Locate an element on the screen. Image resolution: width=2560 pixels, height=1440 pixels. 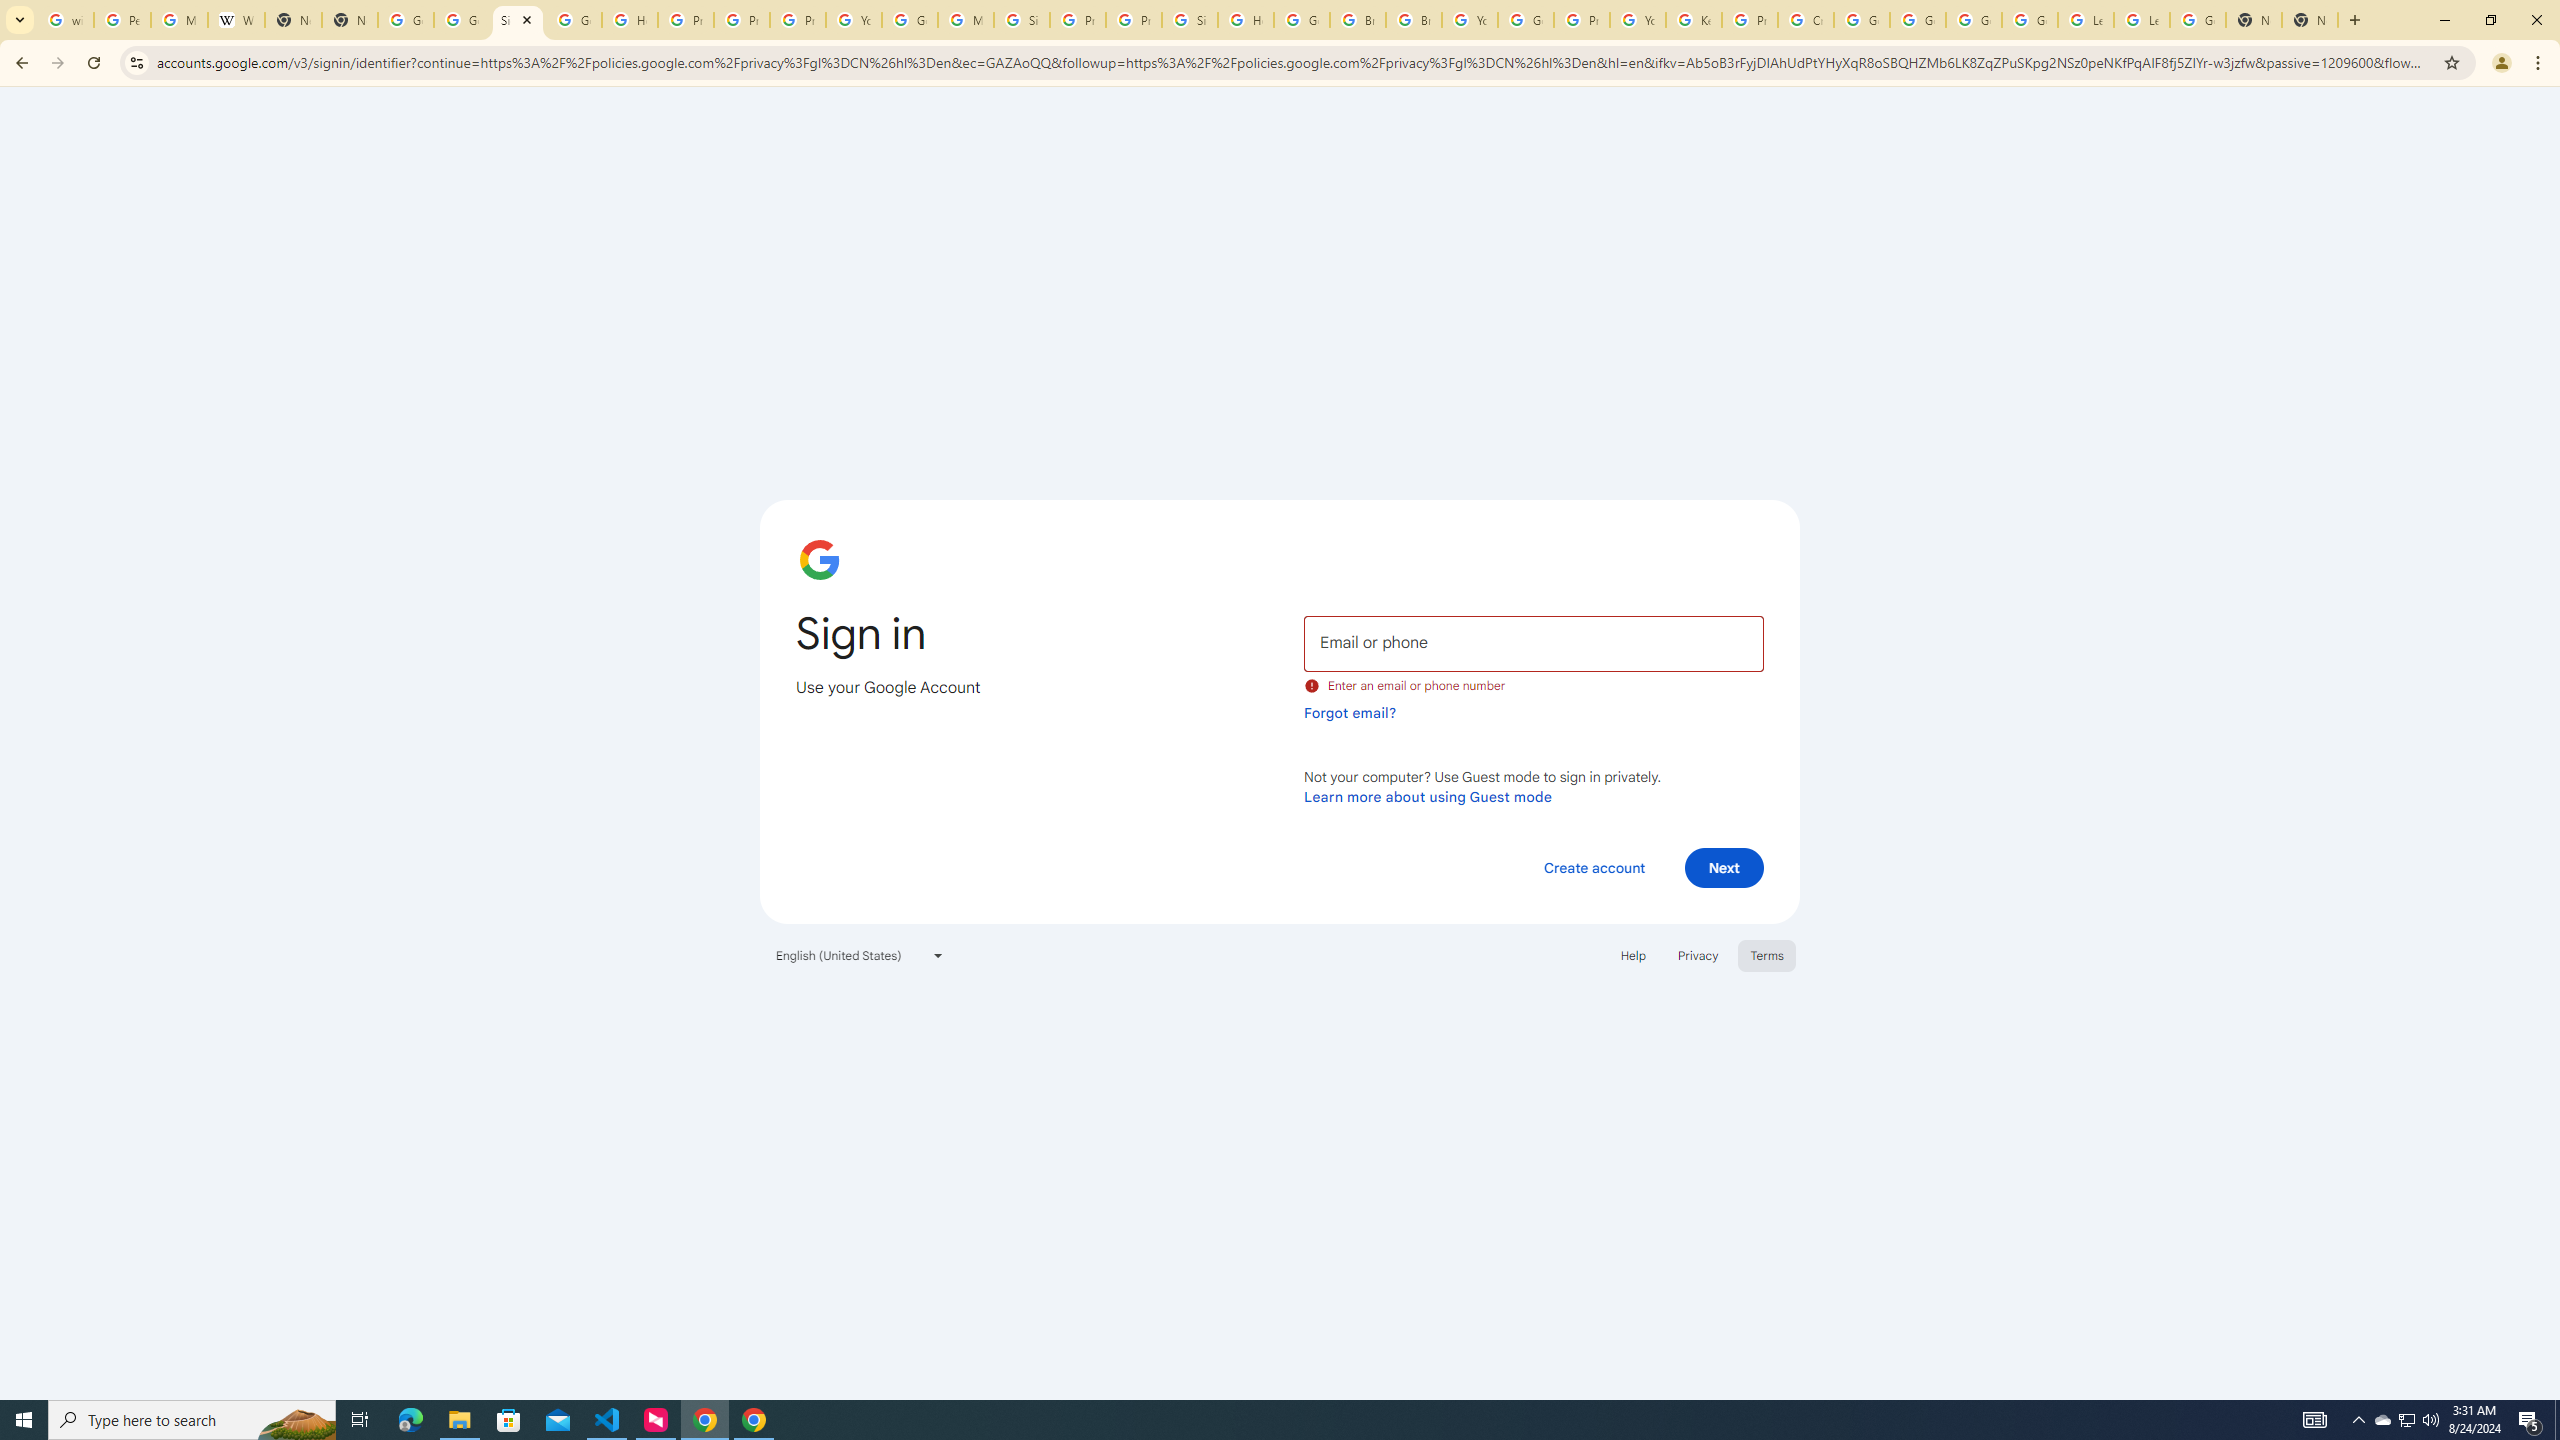
'Terms' is located at coordinates (1766, 954).